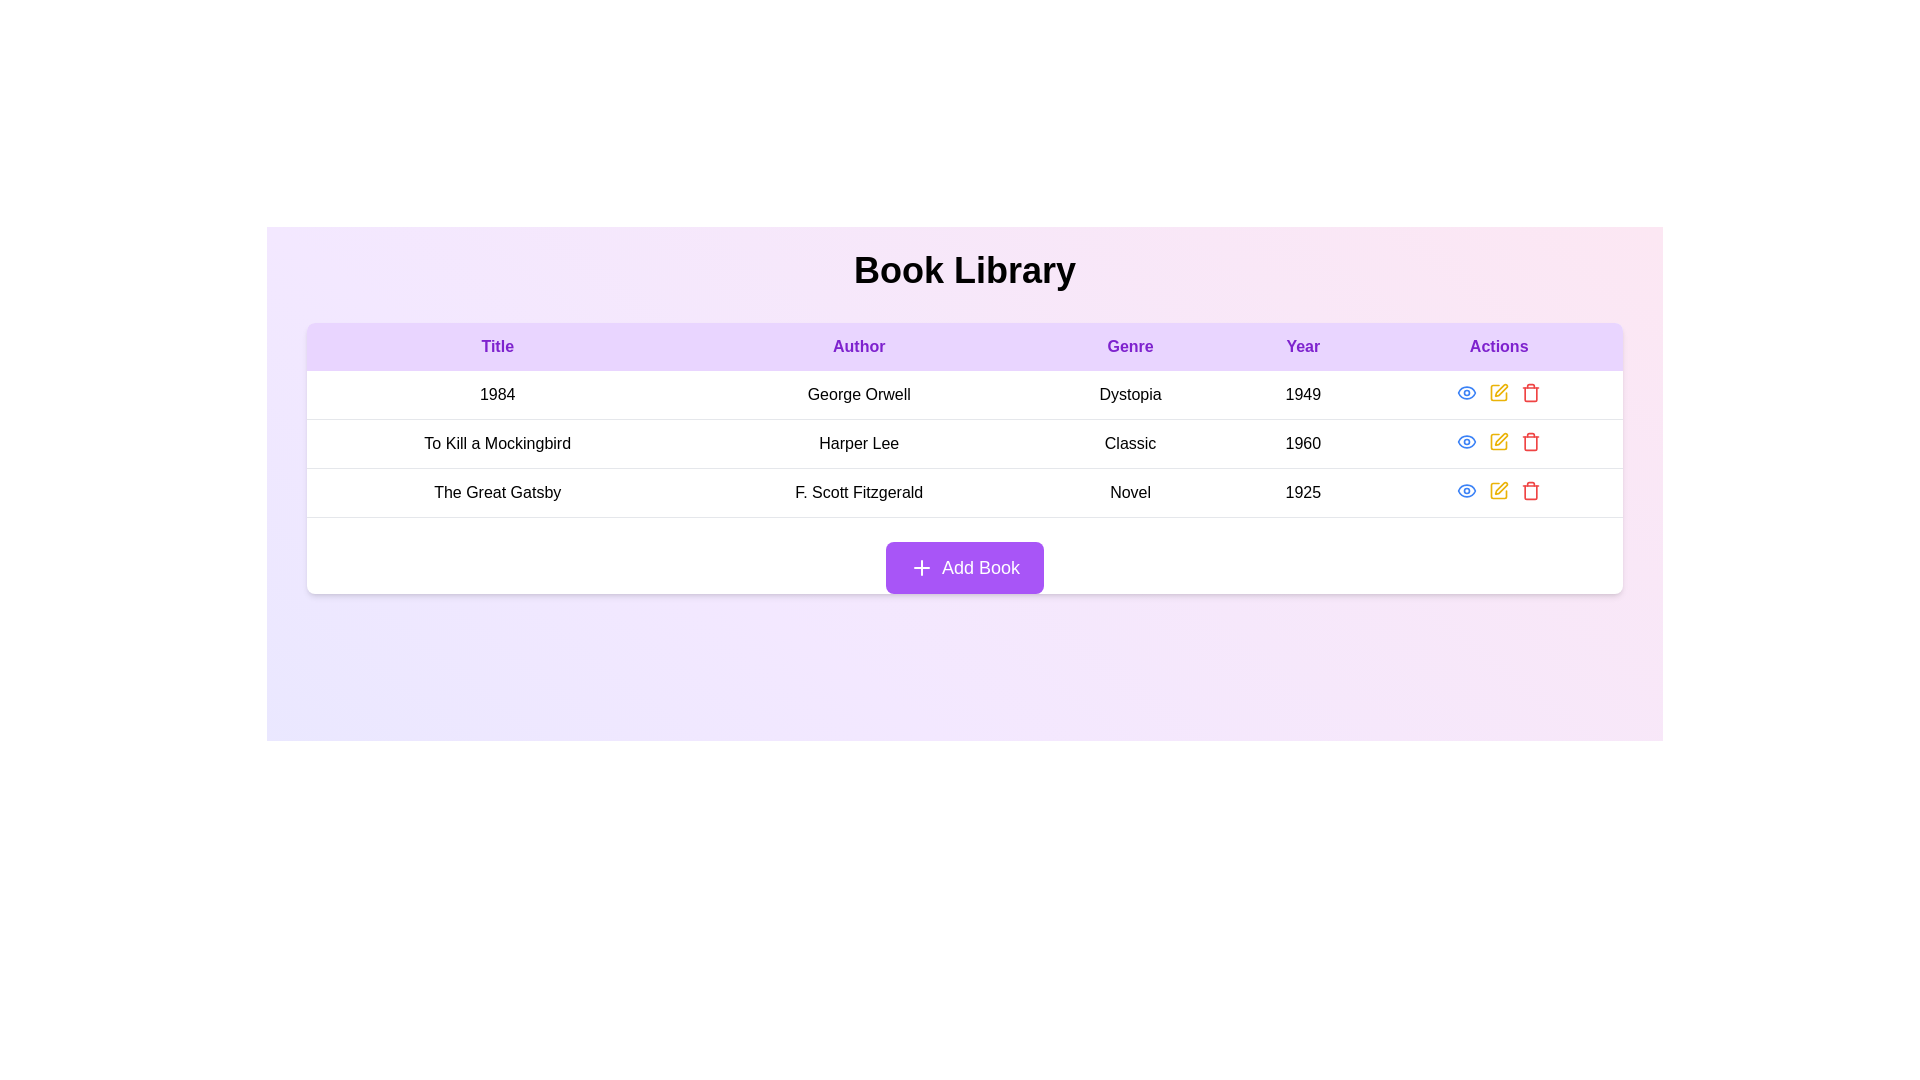 The image size is (1920, 1080). What do you see at coordinates (1530, 393) in the screenshot?
I see `the red trash bin icon button, which represents a delete action` at bounding box center [1530, 393].